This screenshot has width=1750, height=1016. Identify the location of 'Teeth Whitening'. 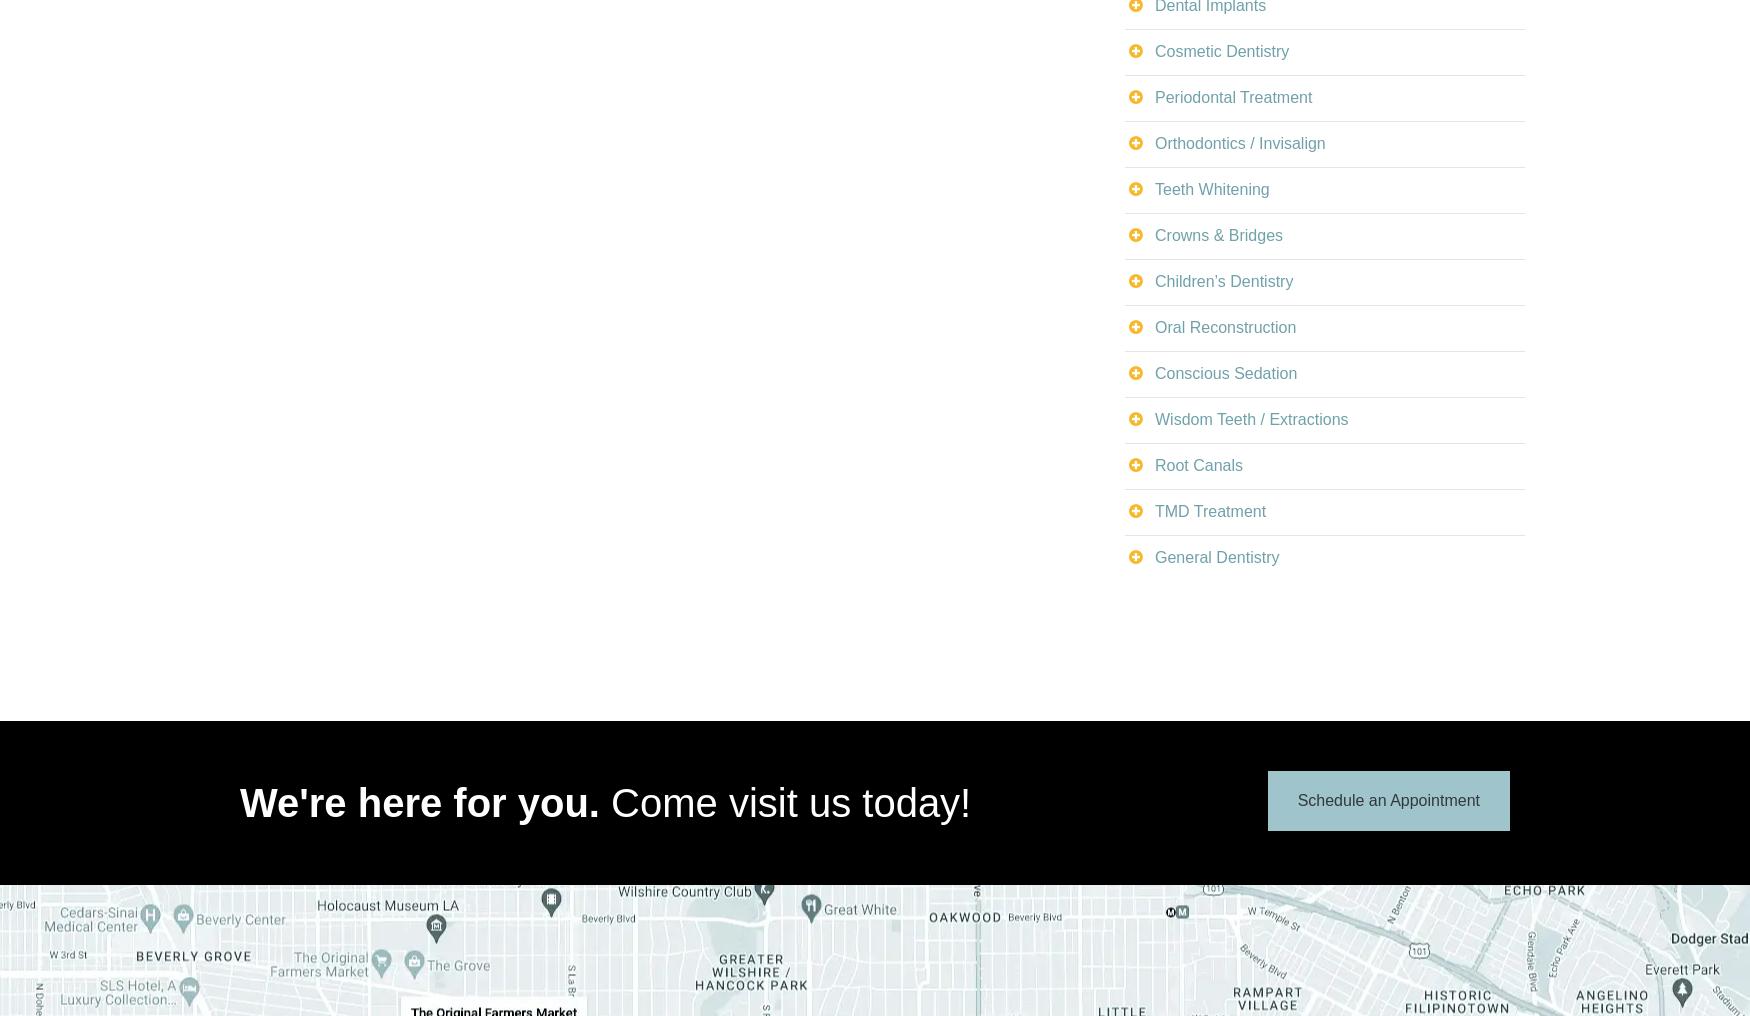
(1212, 187).